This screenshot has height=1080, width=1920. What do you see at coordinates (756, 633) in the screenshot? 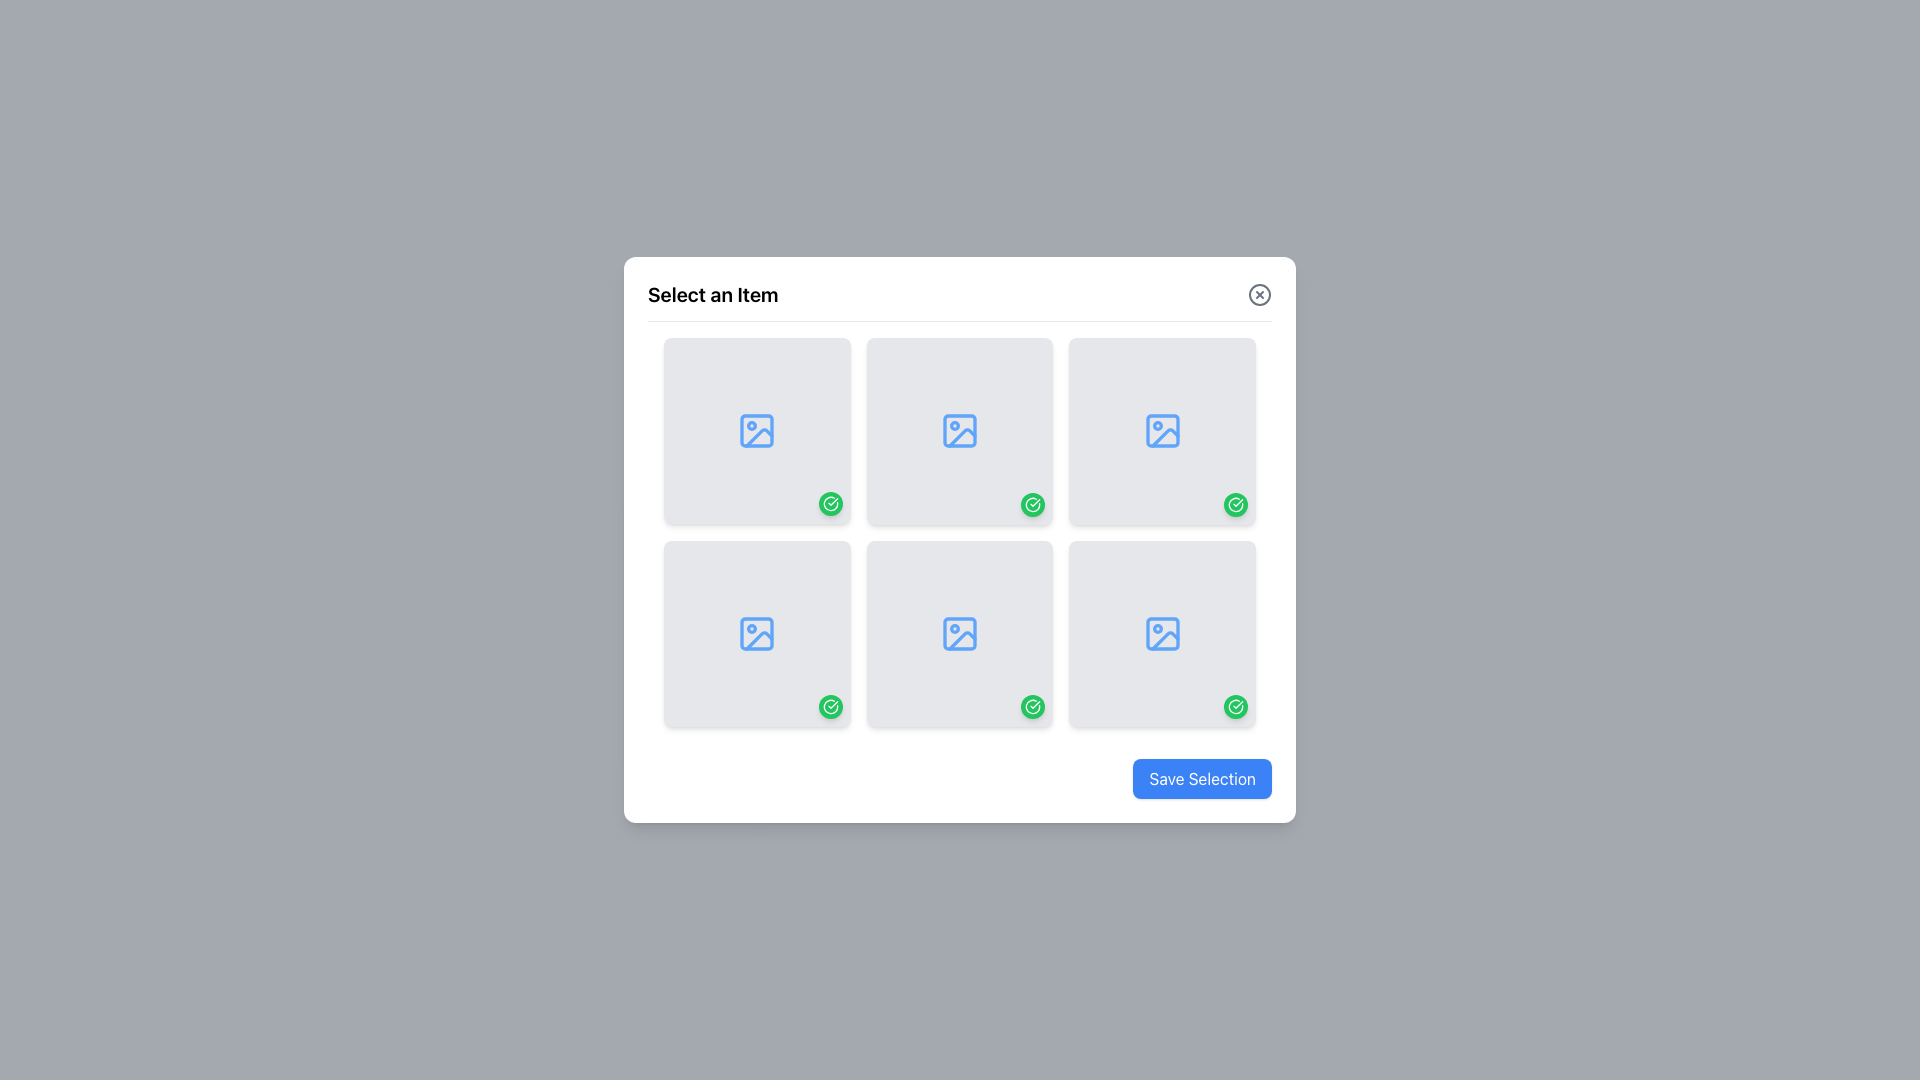
I see `the photo icon located in the bottom-left cell of a 2x3 grid layout` at bounding box center [756, 633].